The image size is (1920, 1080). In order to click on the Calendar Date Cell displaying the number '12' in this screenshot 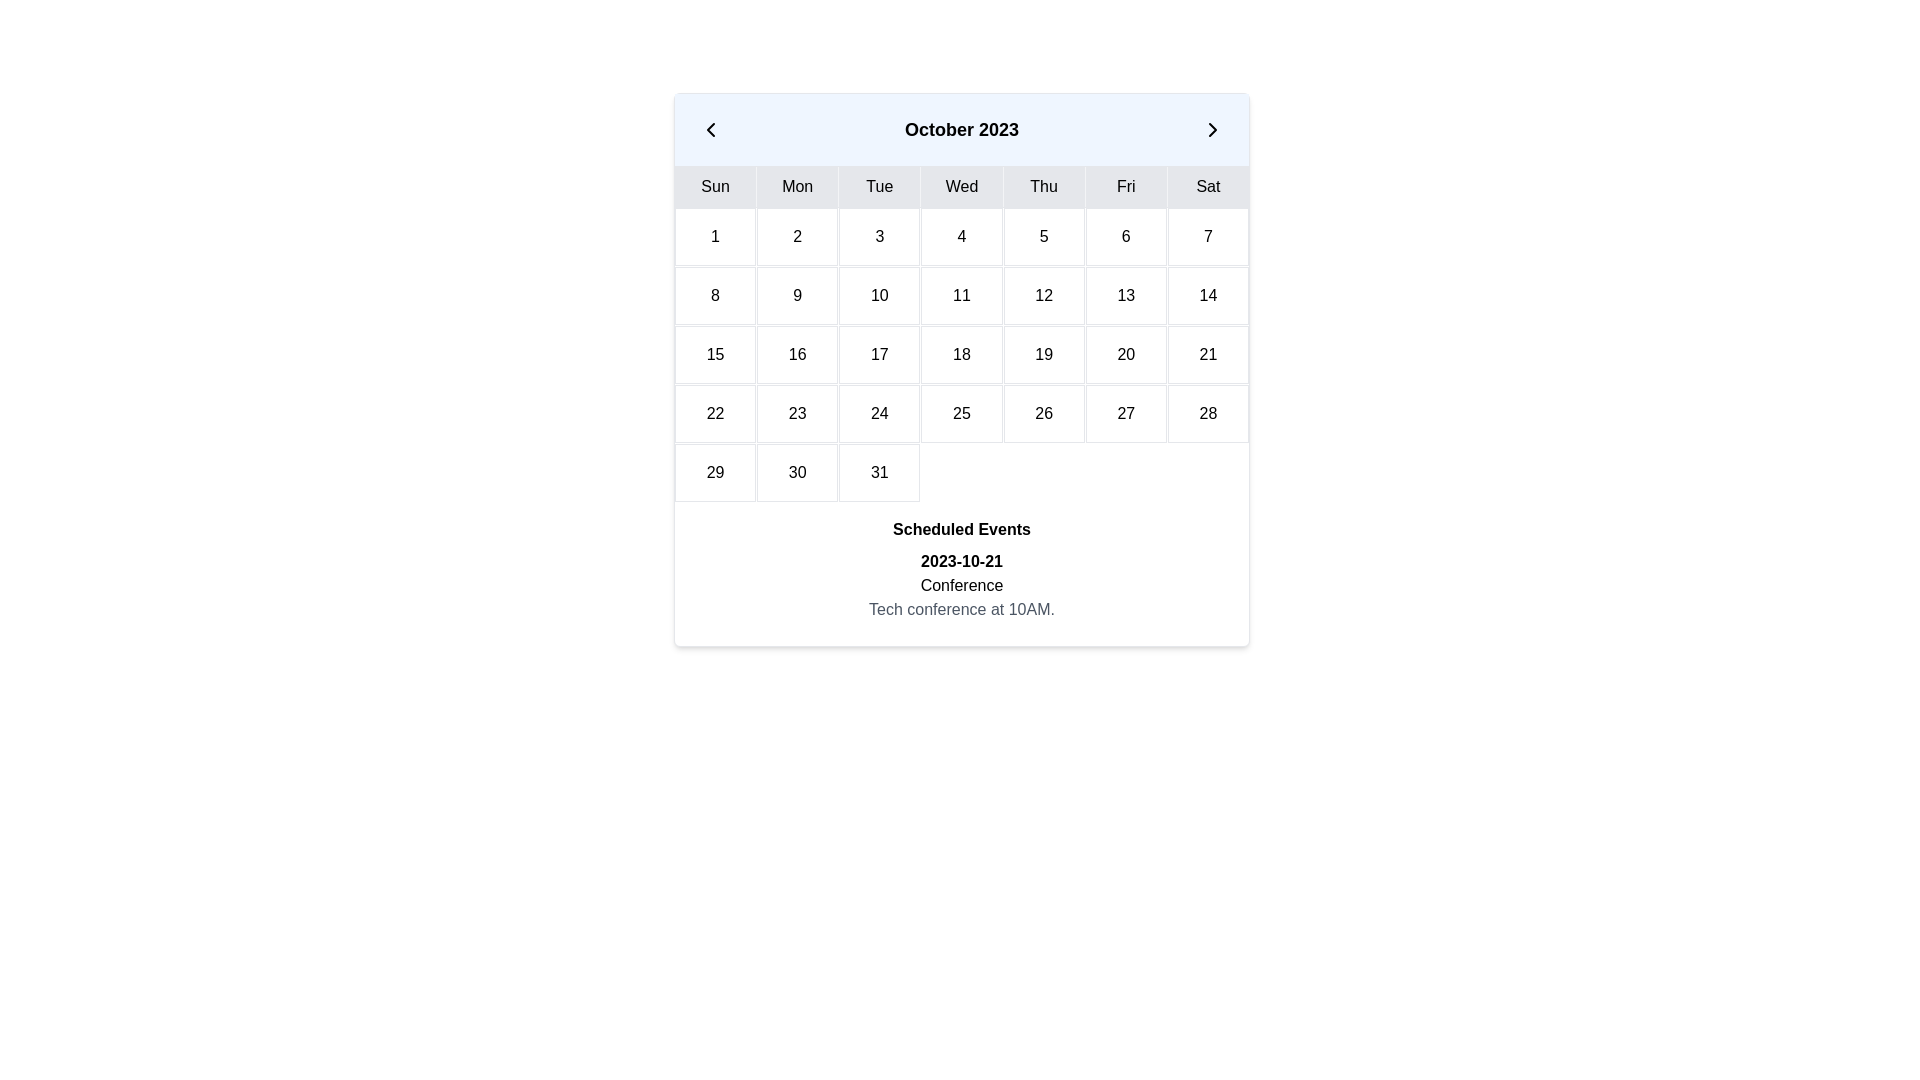, I will do `click(1043, 296)`.